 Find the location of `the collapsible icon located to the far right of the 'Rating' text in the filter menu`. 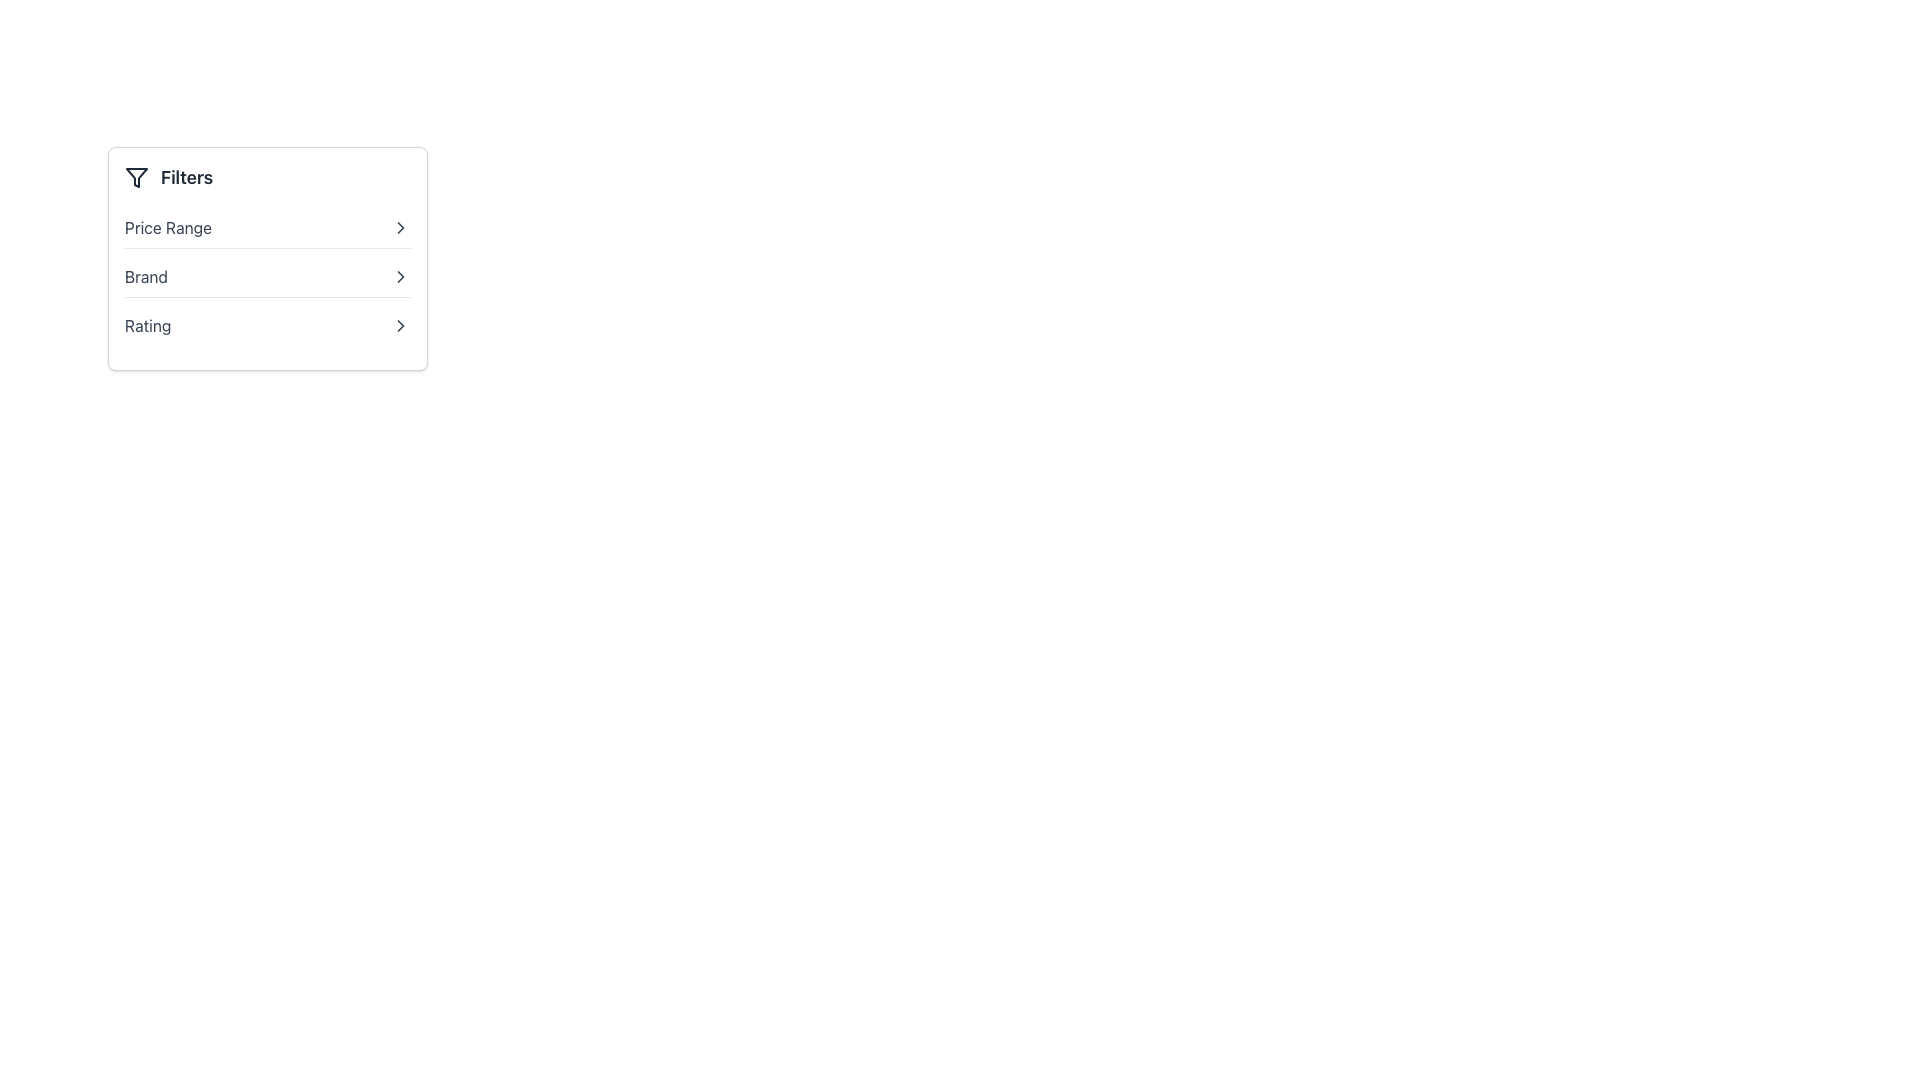

the collapsible icon located to the far right of the 'Rating' text in the filter menu is located at coordinates (400, 325).